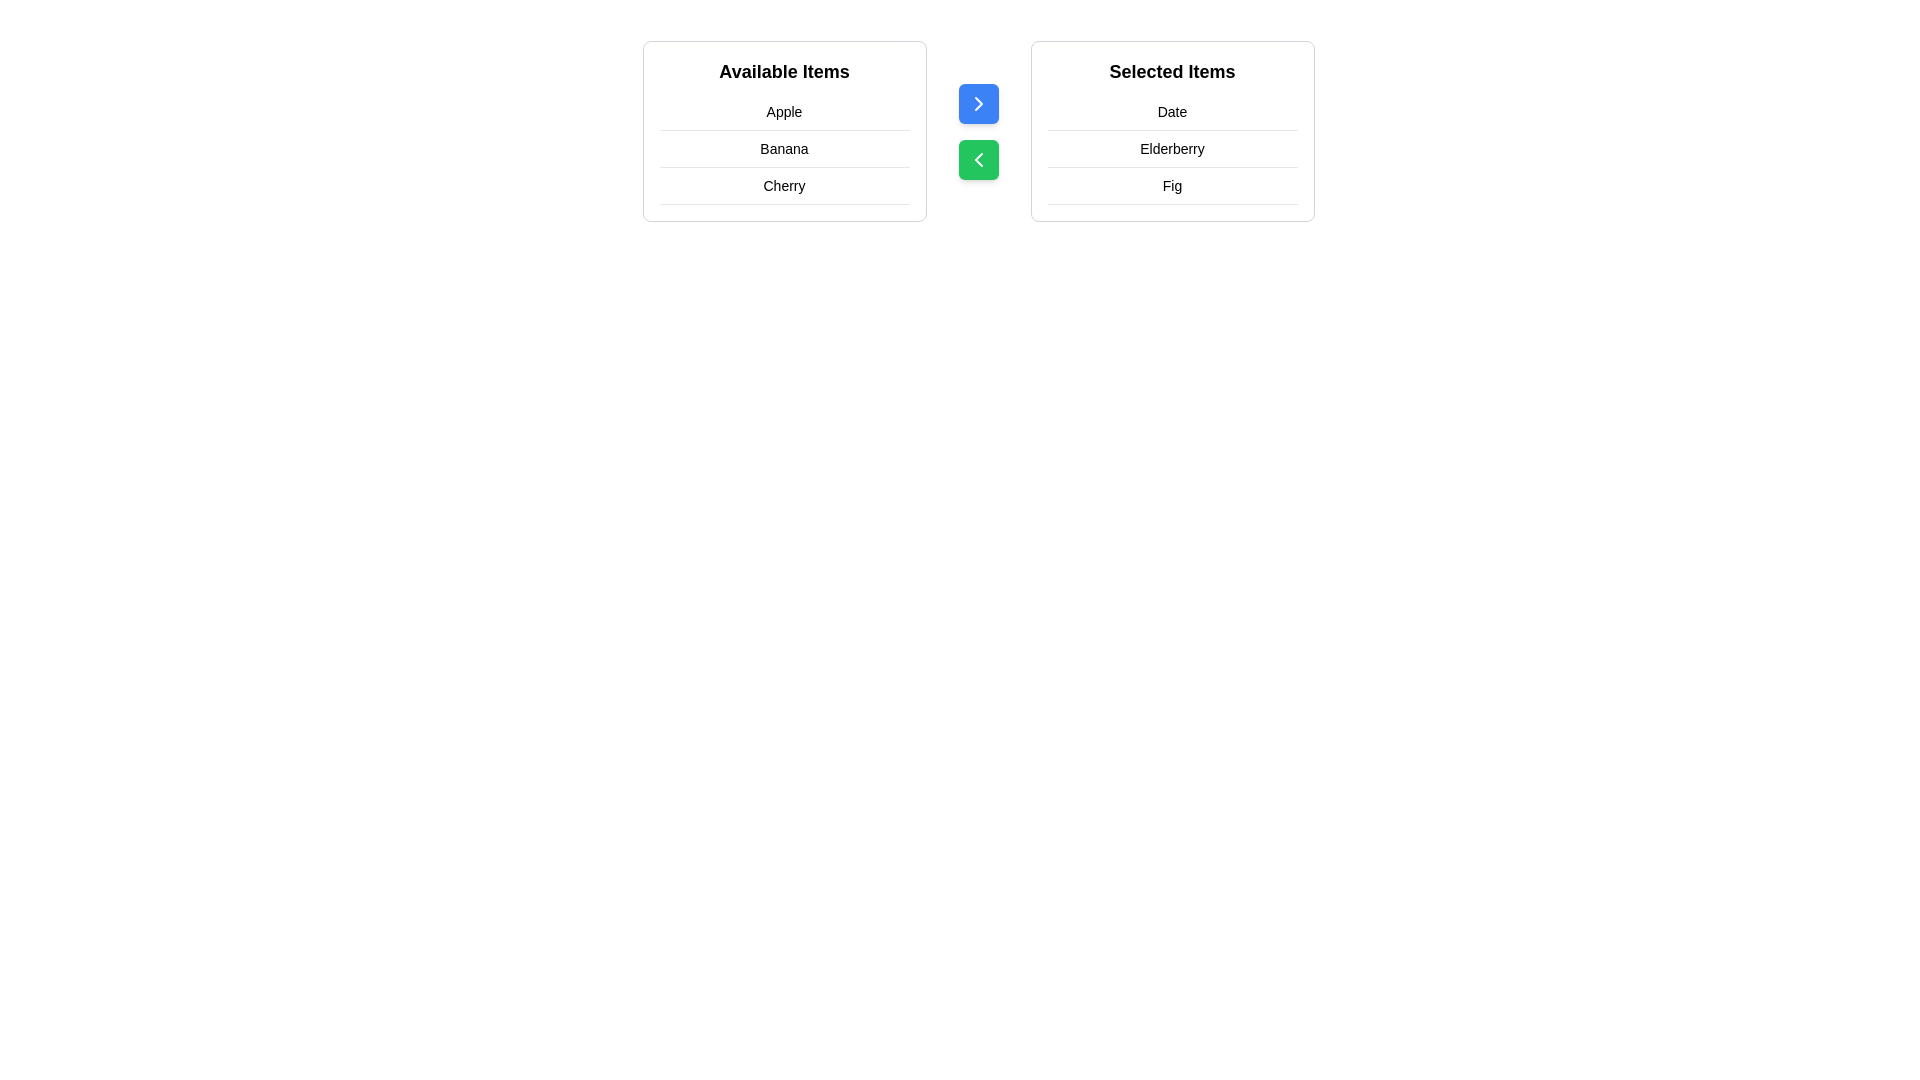  Describe the element at coordinates (978, 103) in the screenshot. I see `the upper blue button containing the Chevron icon to move items from the 'Available Items' list to the 'Selected Items' list` at that location.